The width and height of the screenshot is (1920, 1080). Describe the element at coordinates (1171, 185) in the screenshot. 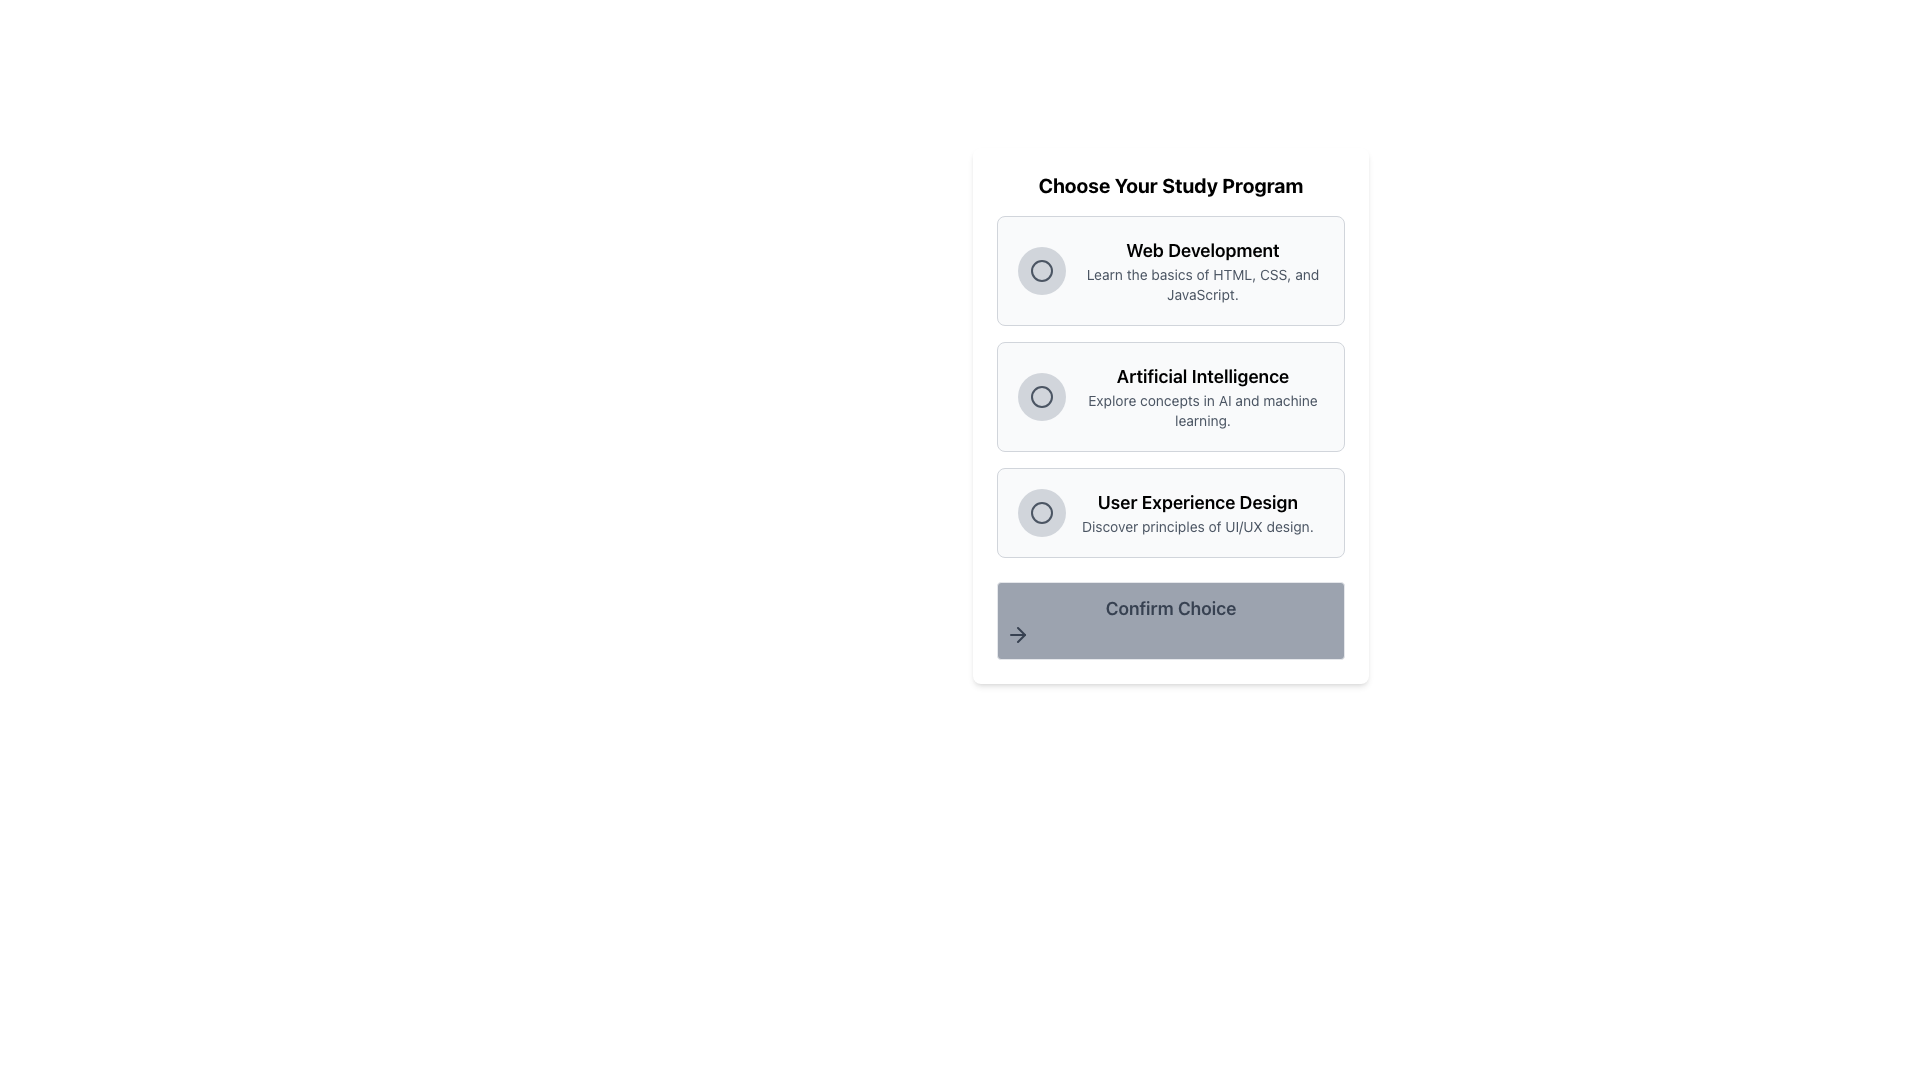

I see `the main heading for the section that provides context for study program options, which is located at the top of the section above titles like 'Web Development', 'Artificial Intelligence', and 'User Experience Design'` at that location.